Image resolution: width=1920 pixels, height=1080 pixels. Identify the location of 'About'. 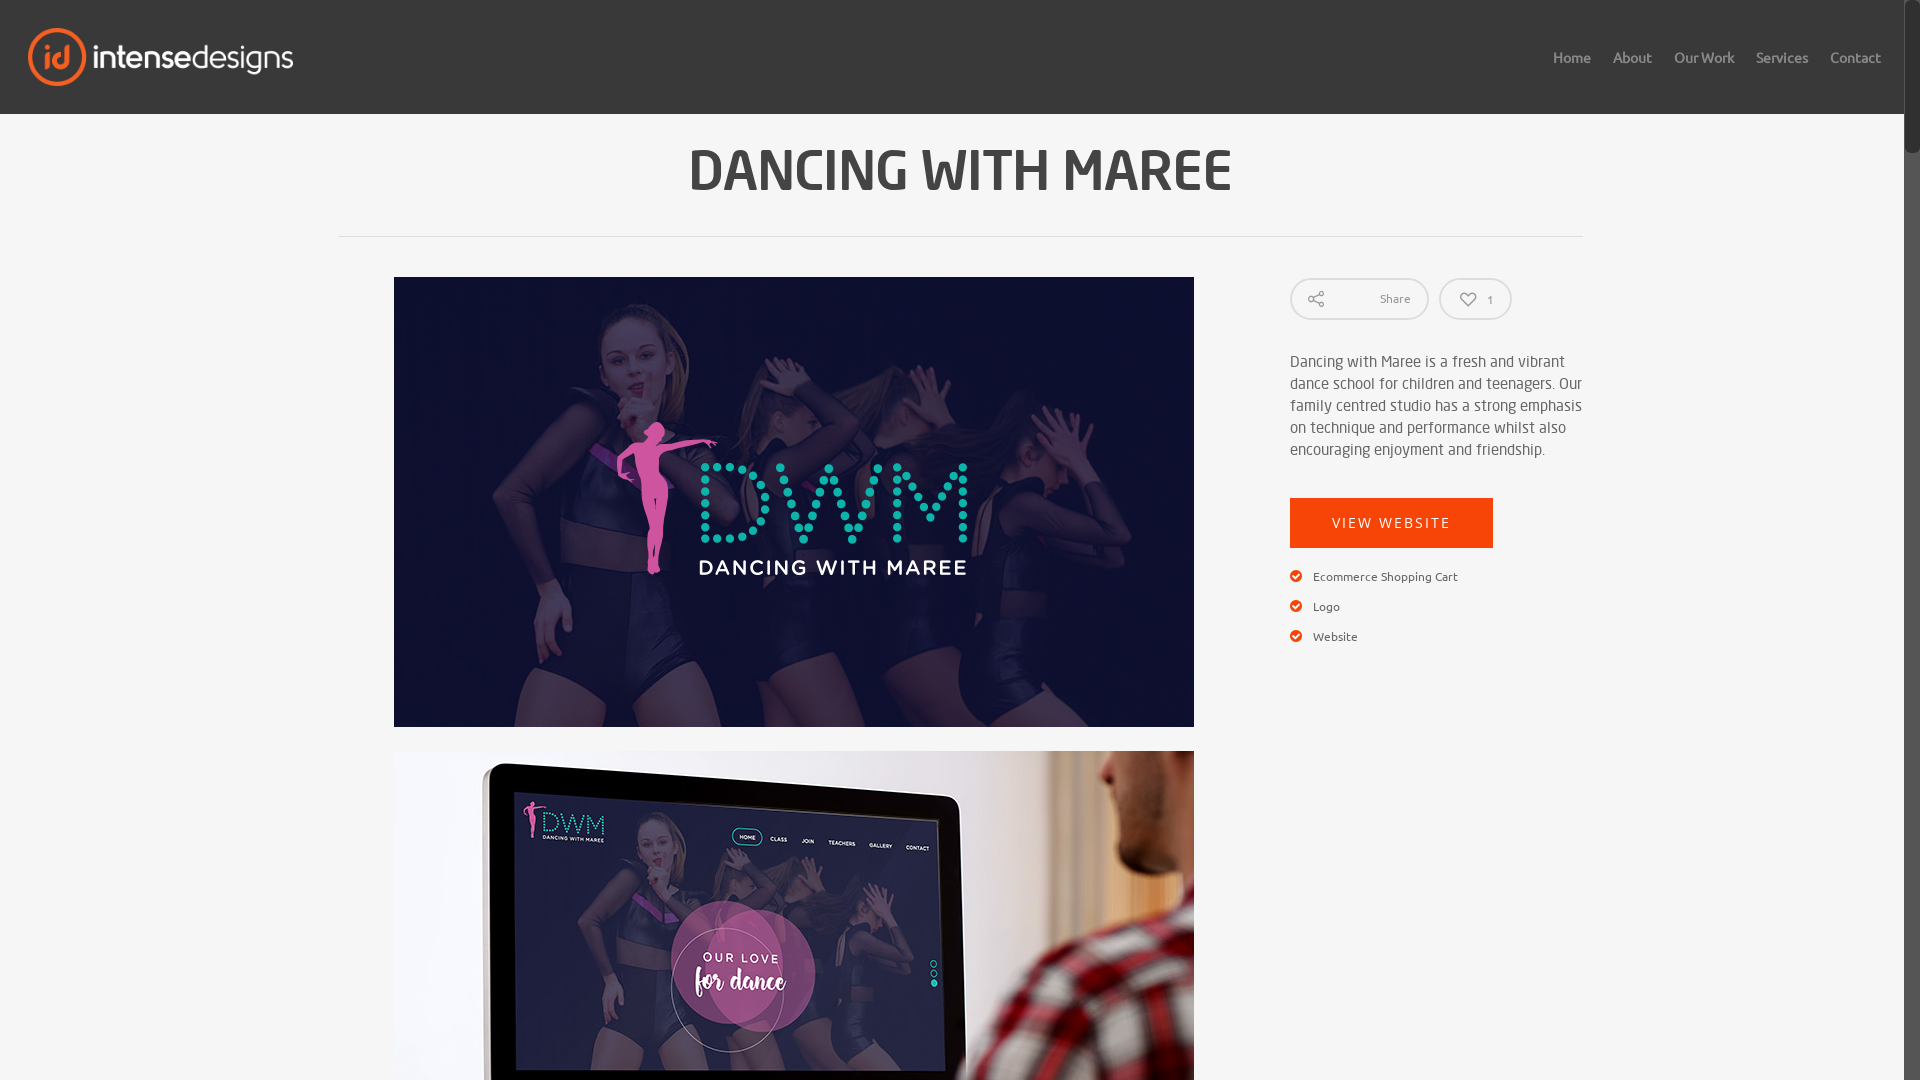
(1632, 69).